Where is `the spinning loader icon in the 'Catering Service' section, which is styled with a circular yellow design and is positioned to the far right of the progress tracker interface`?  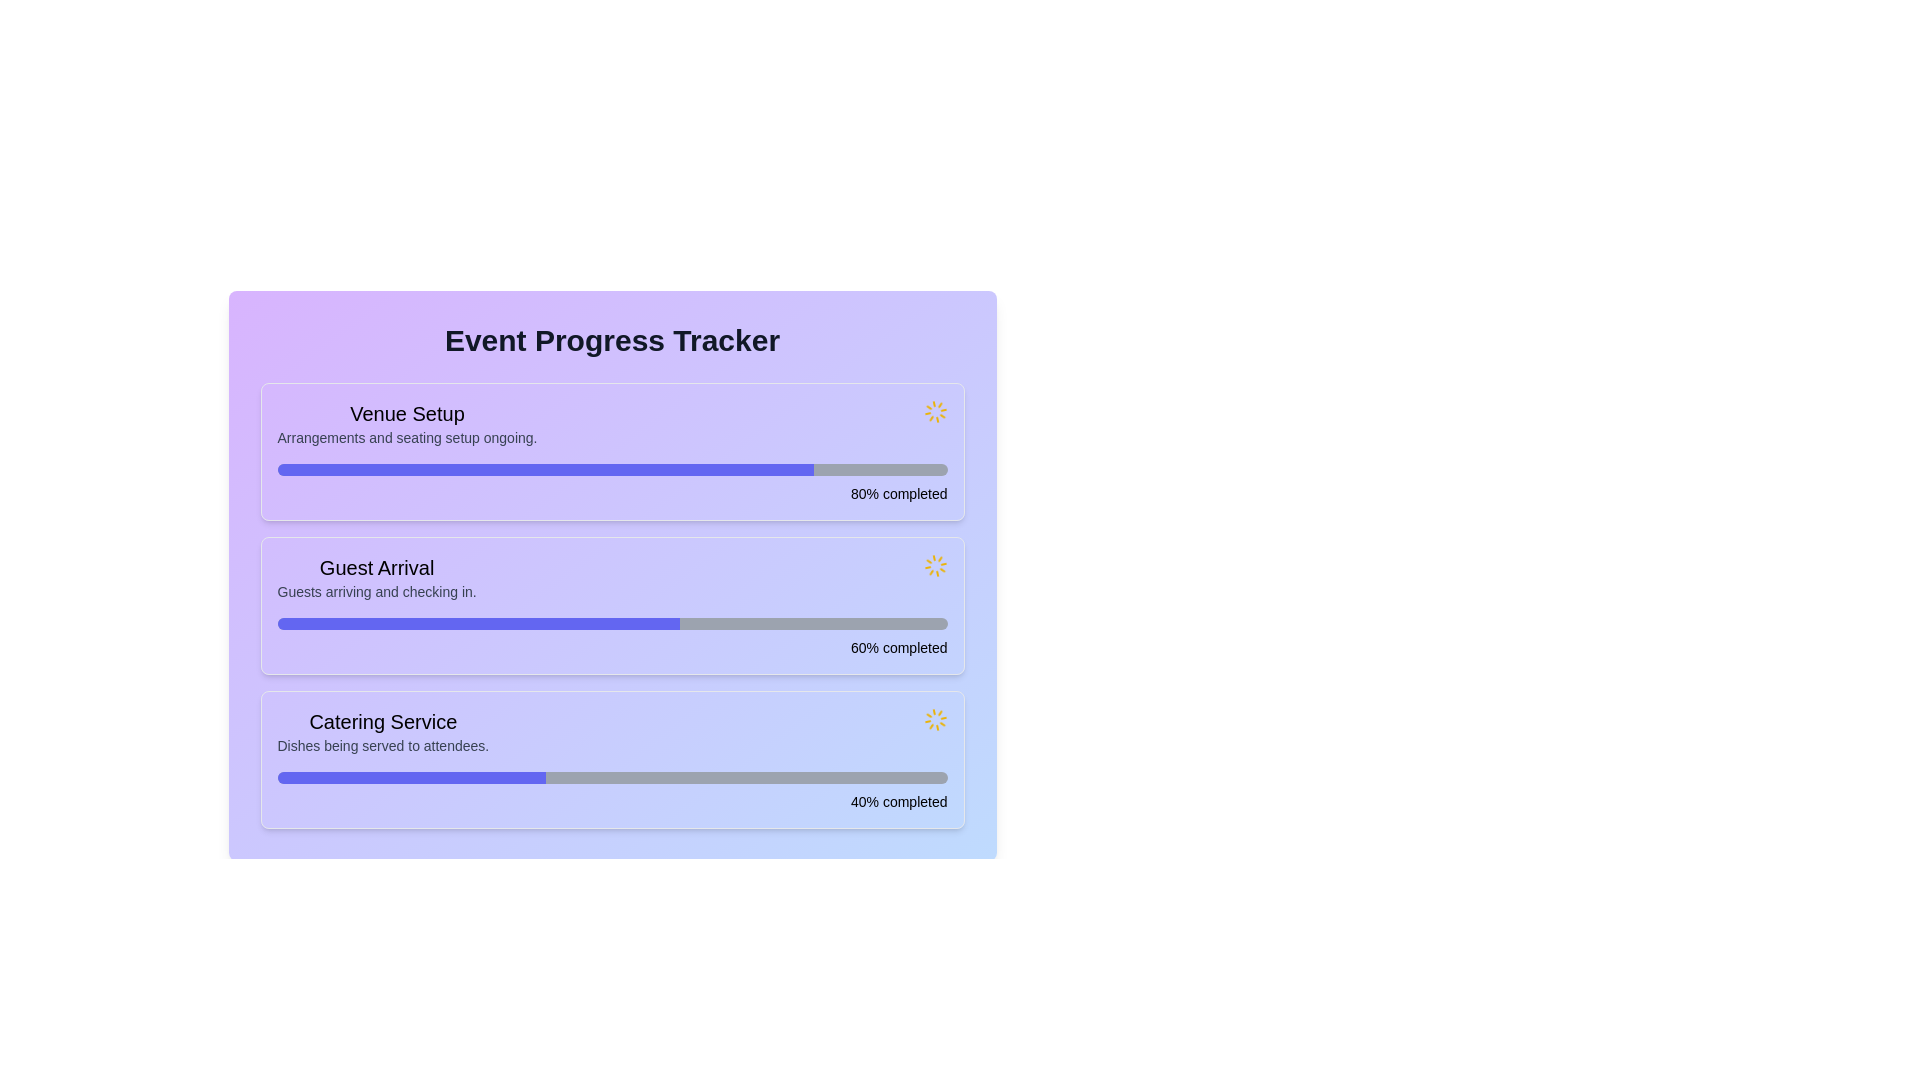 the spinning loader icon in the 'Catering Service' section, which is styled with a circular yellow design and is positioned to the far right of the progress tracker interface is located at coordinates (934, 732).